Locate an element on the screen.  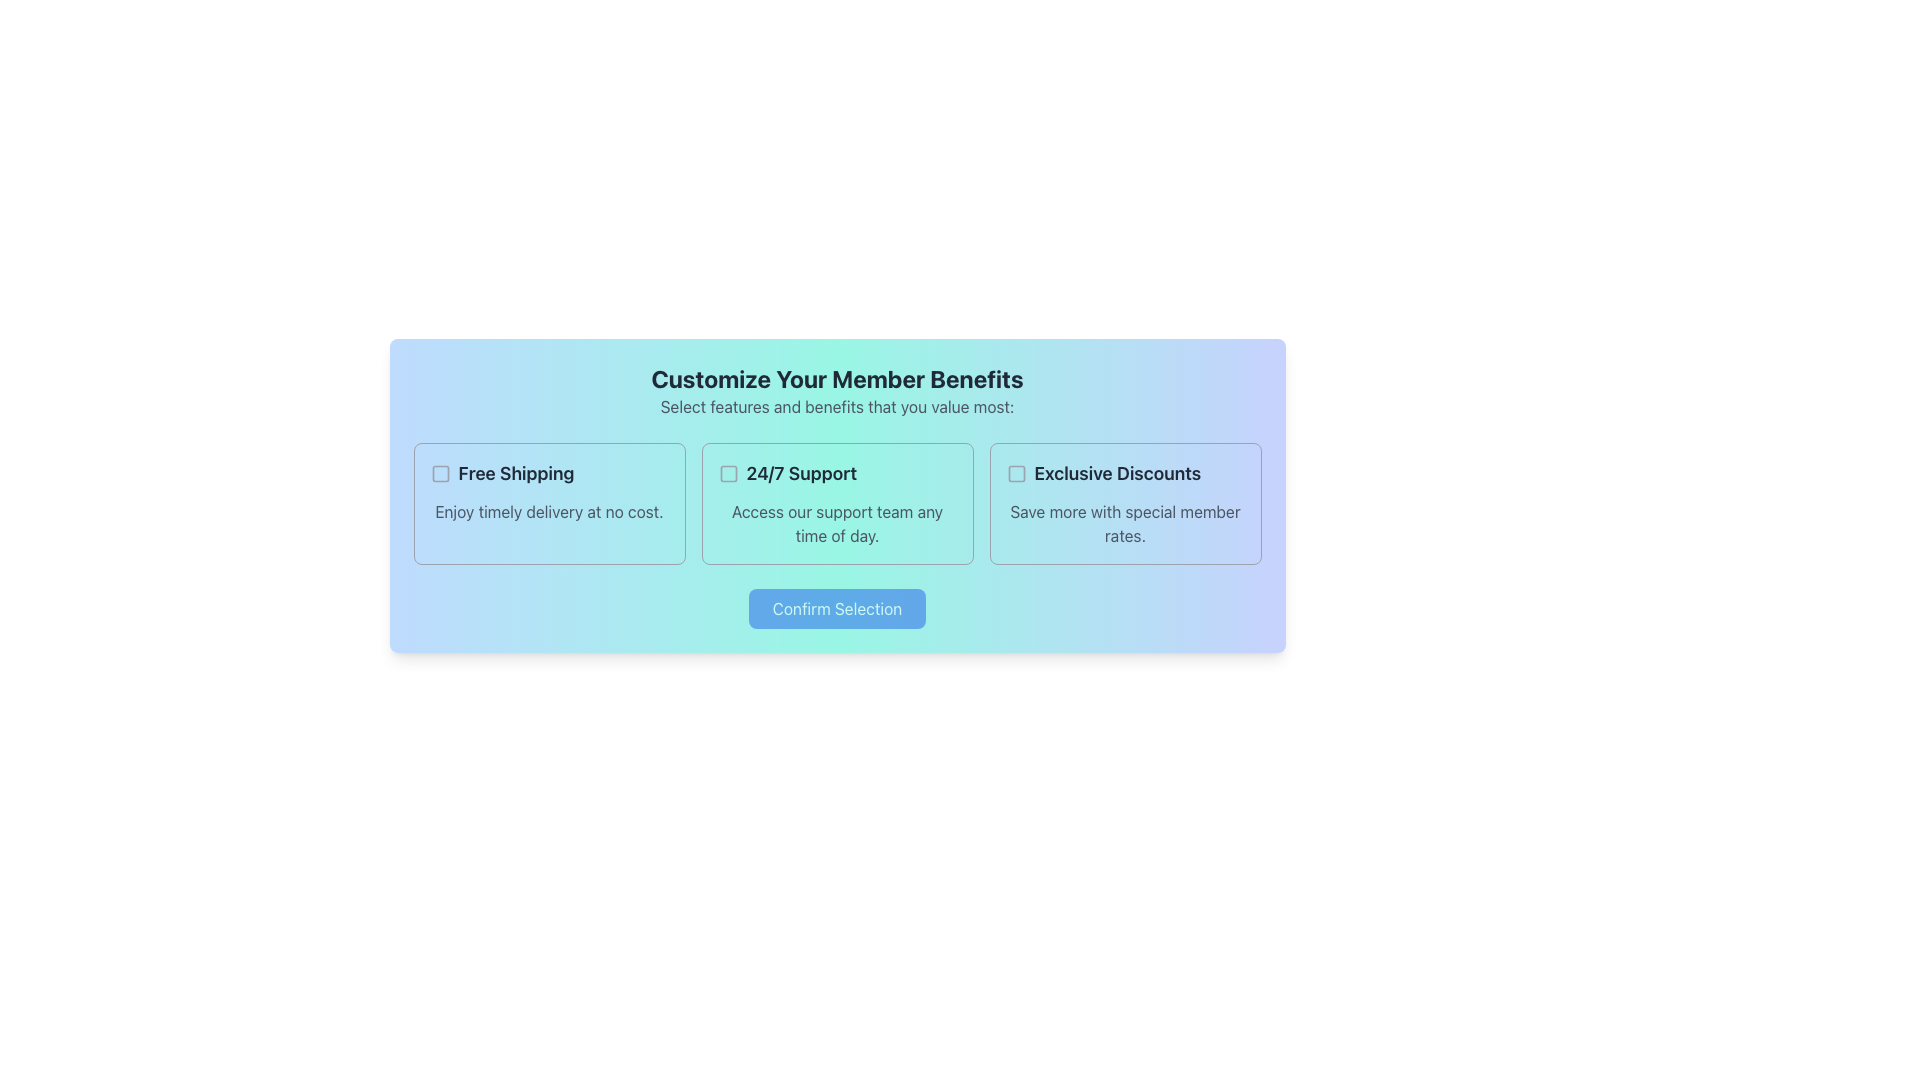
the 'Confirm Selection' button, which is a rectangular button with a blue background and white text, located beneath three options in the UI is located at coordinates (837, 608).